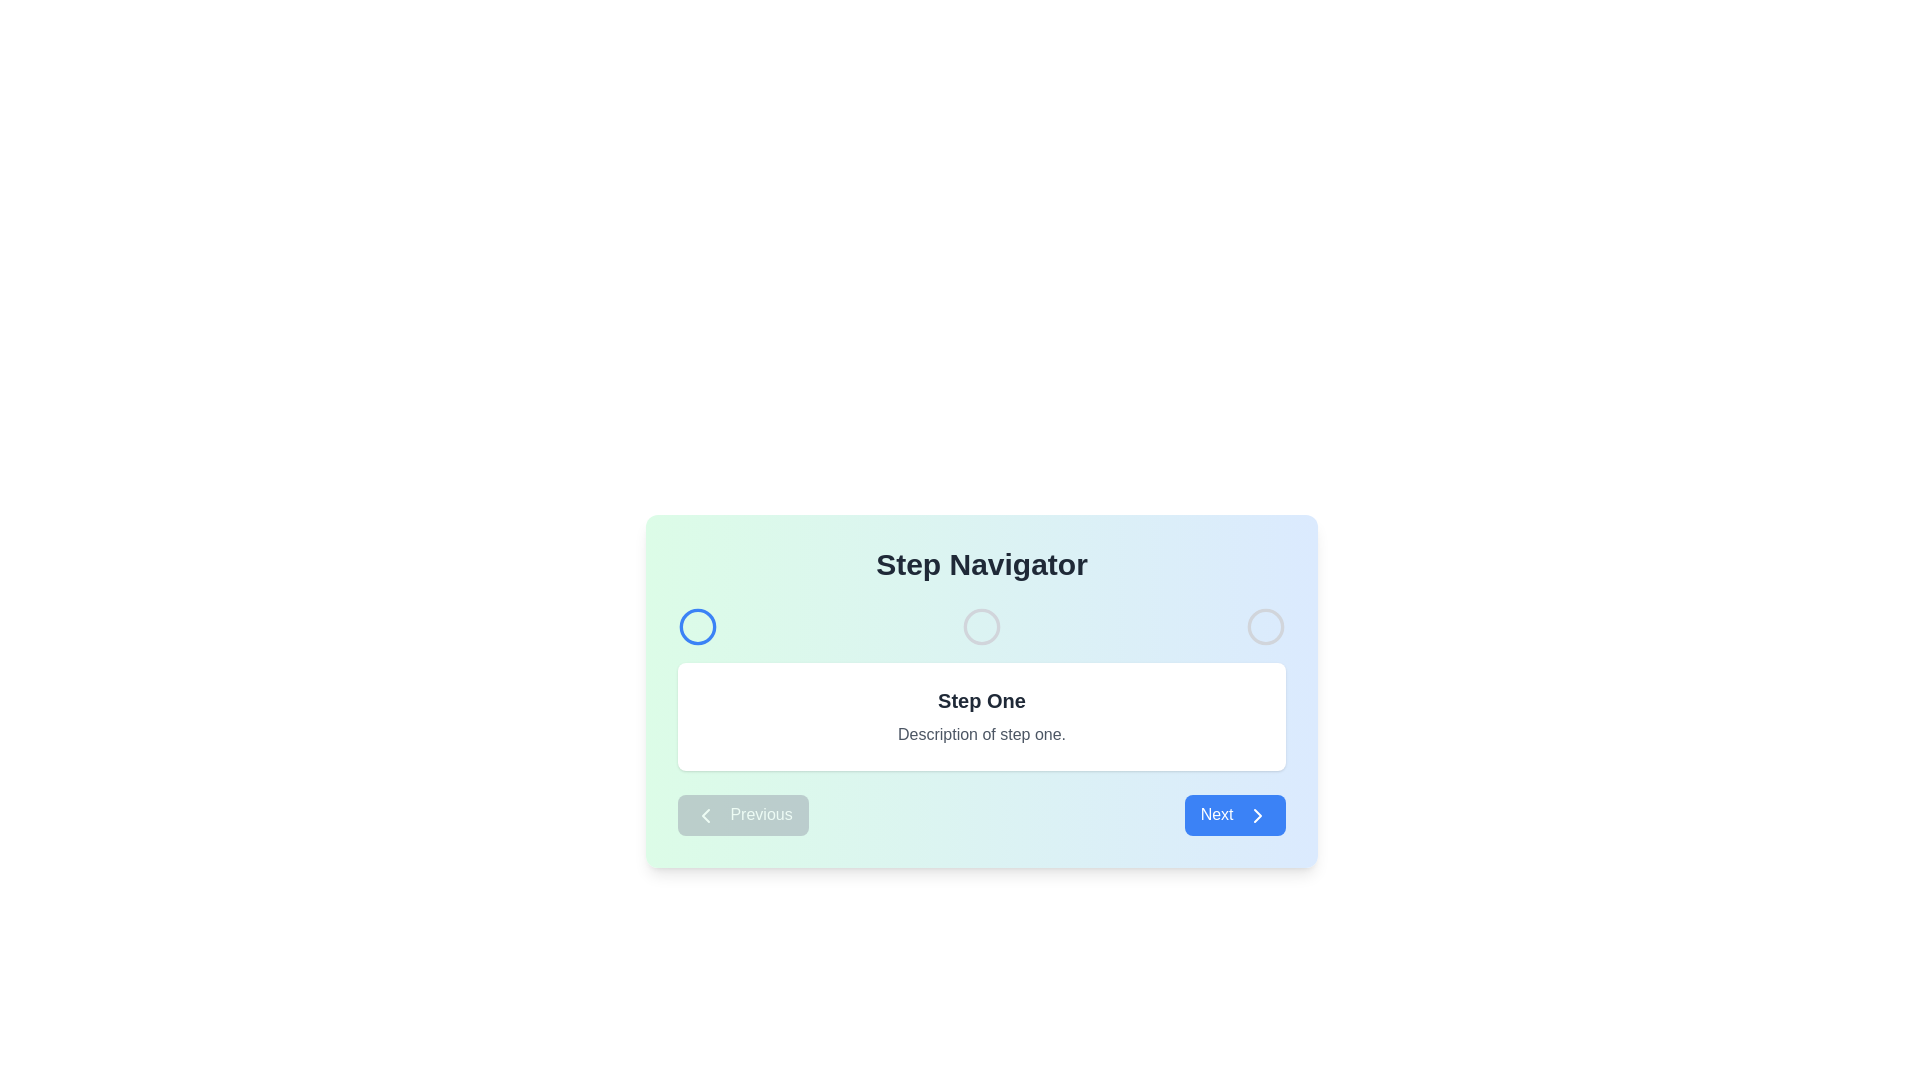 The height and width of the screenshot is (1080, 1920). Describe the element at coordinates (697, 626) in the screenshot. I see `the status of the first circular step indicator in the Step Navigator widget, which visually represents the current step in a multi-step process` at that location.